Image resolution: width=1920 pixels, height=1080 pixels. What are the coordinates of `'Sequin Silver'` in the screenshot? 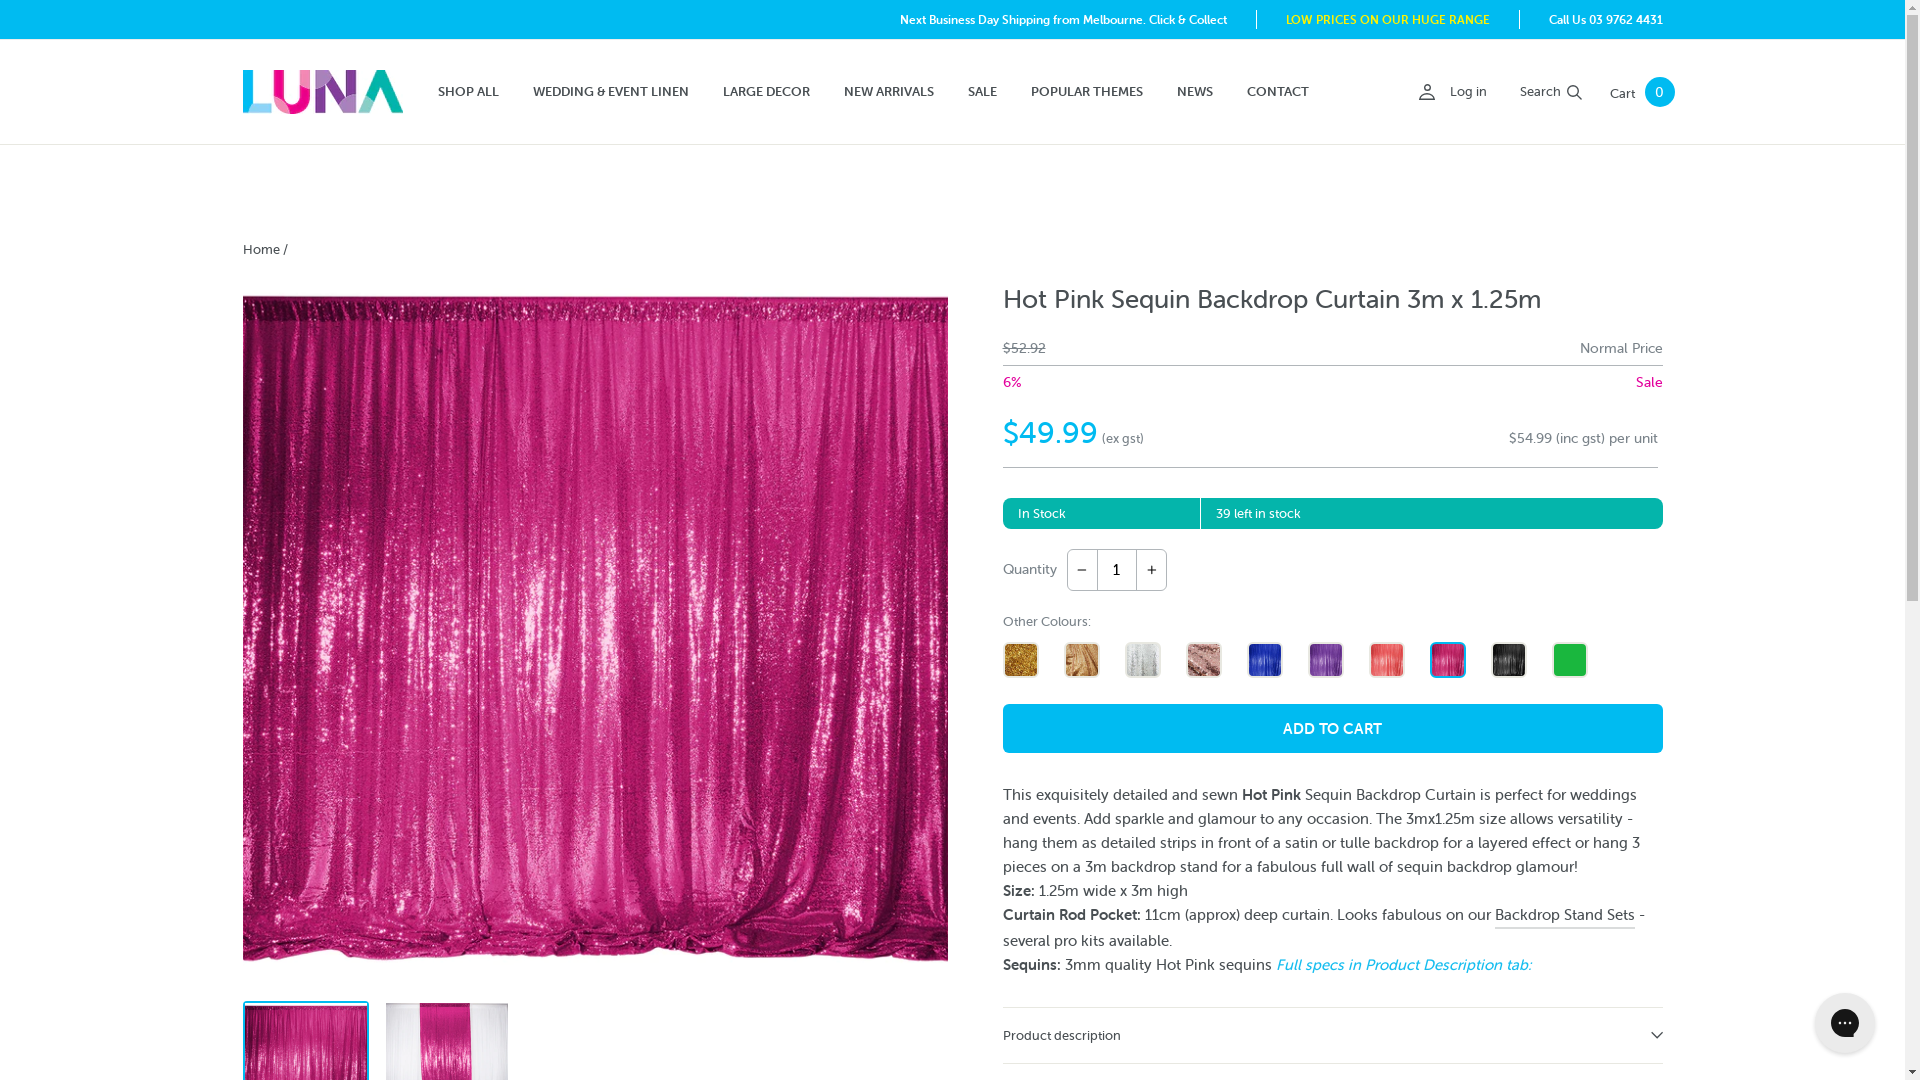 It's located at (1142, 659).